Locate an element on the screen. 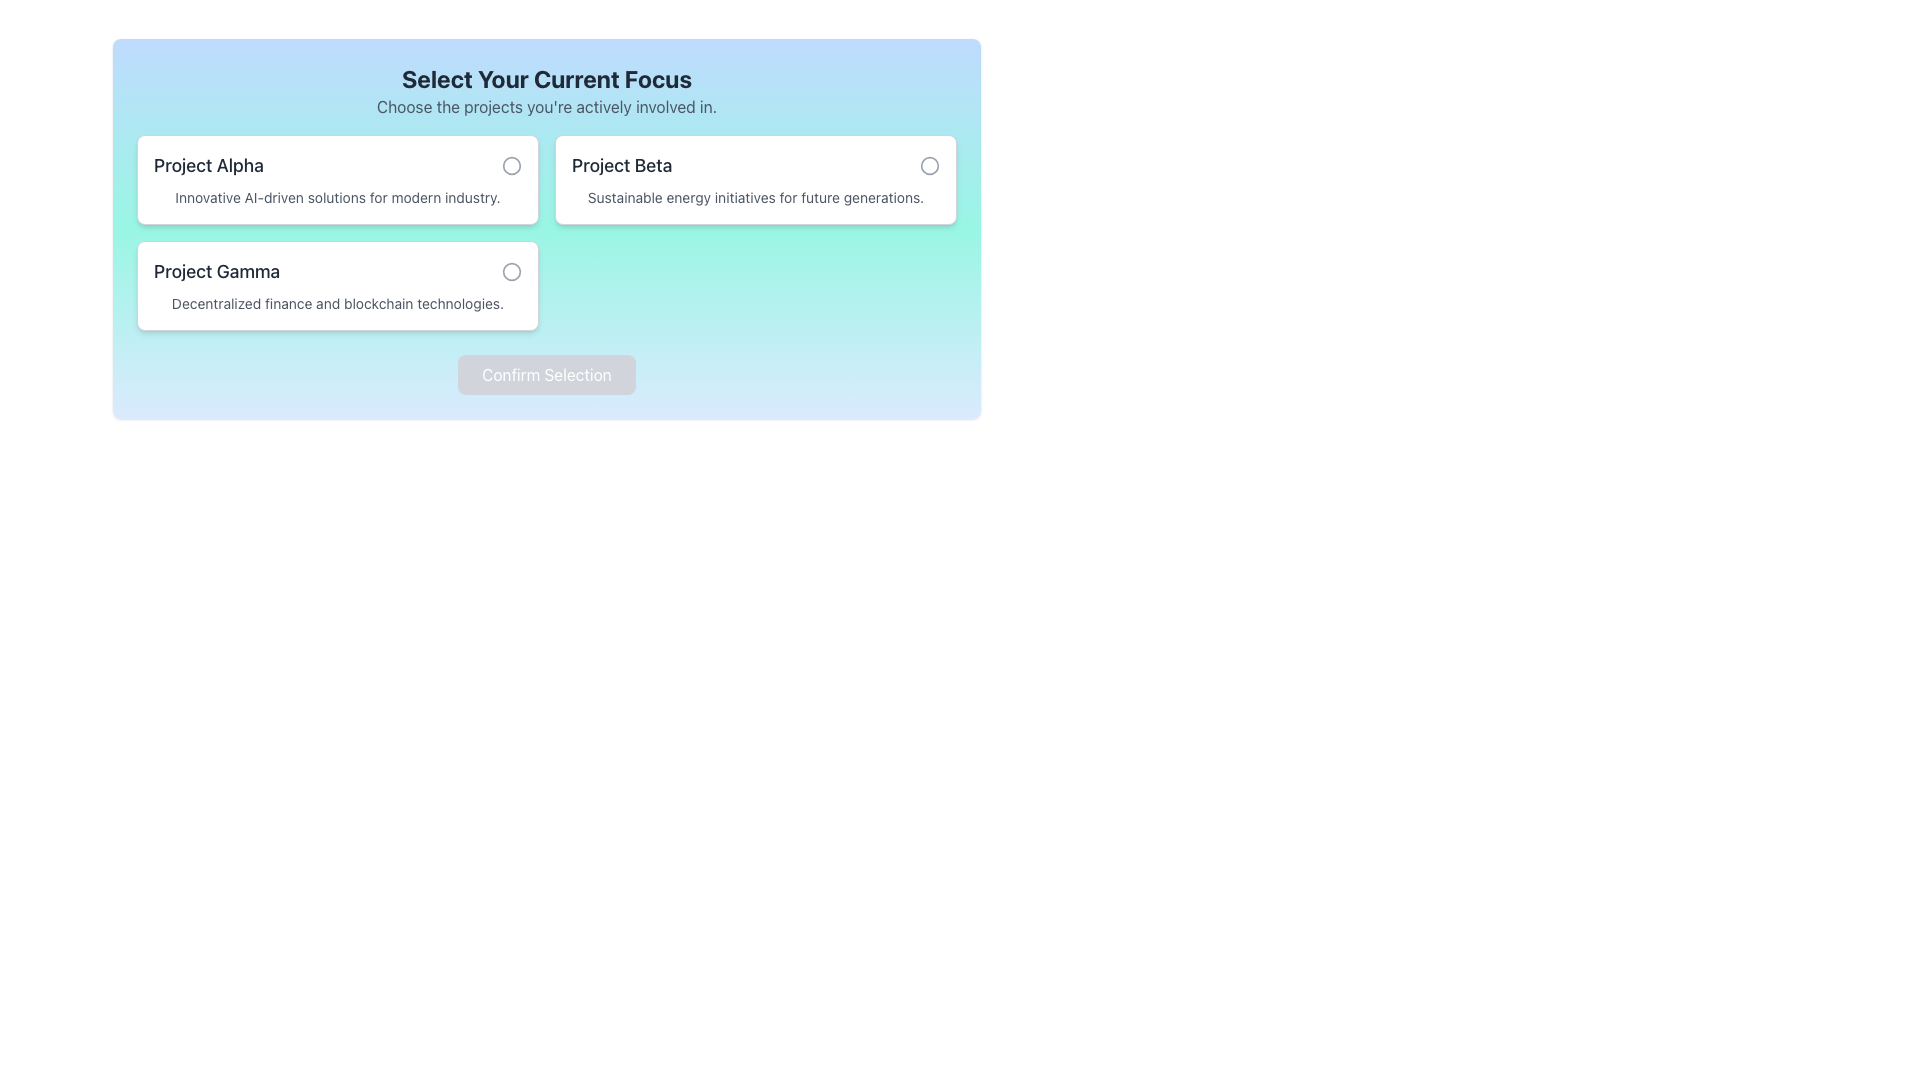 This screenshot has height=1080, width=1920. text label that says 'Choose the projects you're actively involved in.' which is styled in gray and is located below the title 'Select Your Current Focus.' is located at coordinates (547, 107).